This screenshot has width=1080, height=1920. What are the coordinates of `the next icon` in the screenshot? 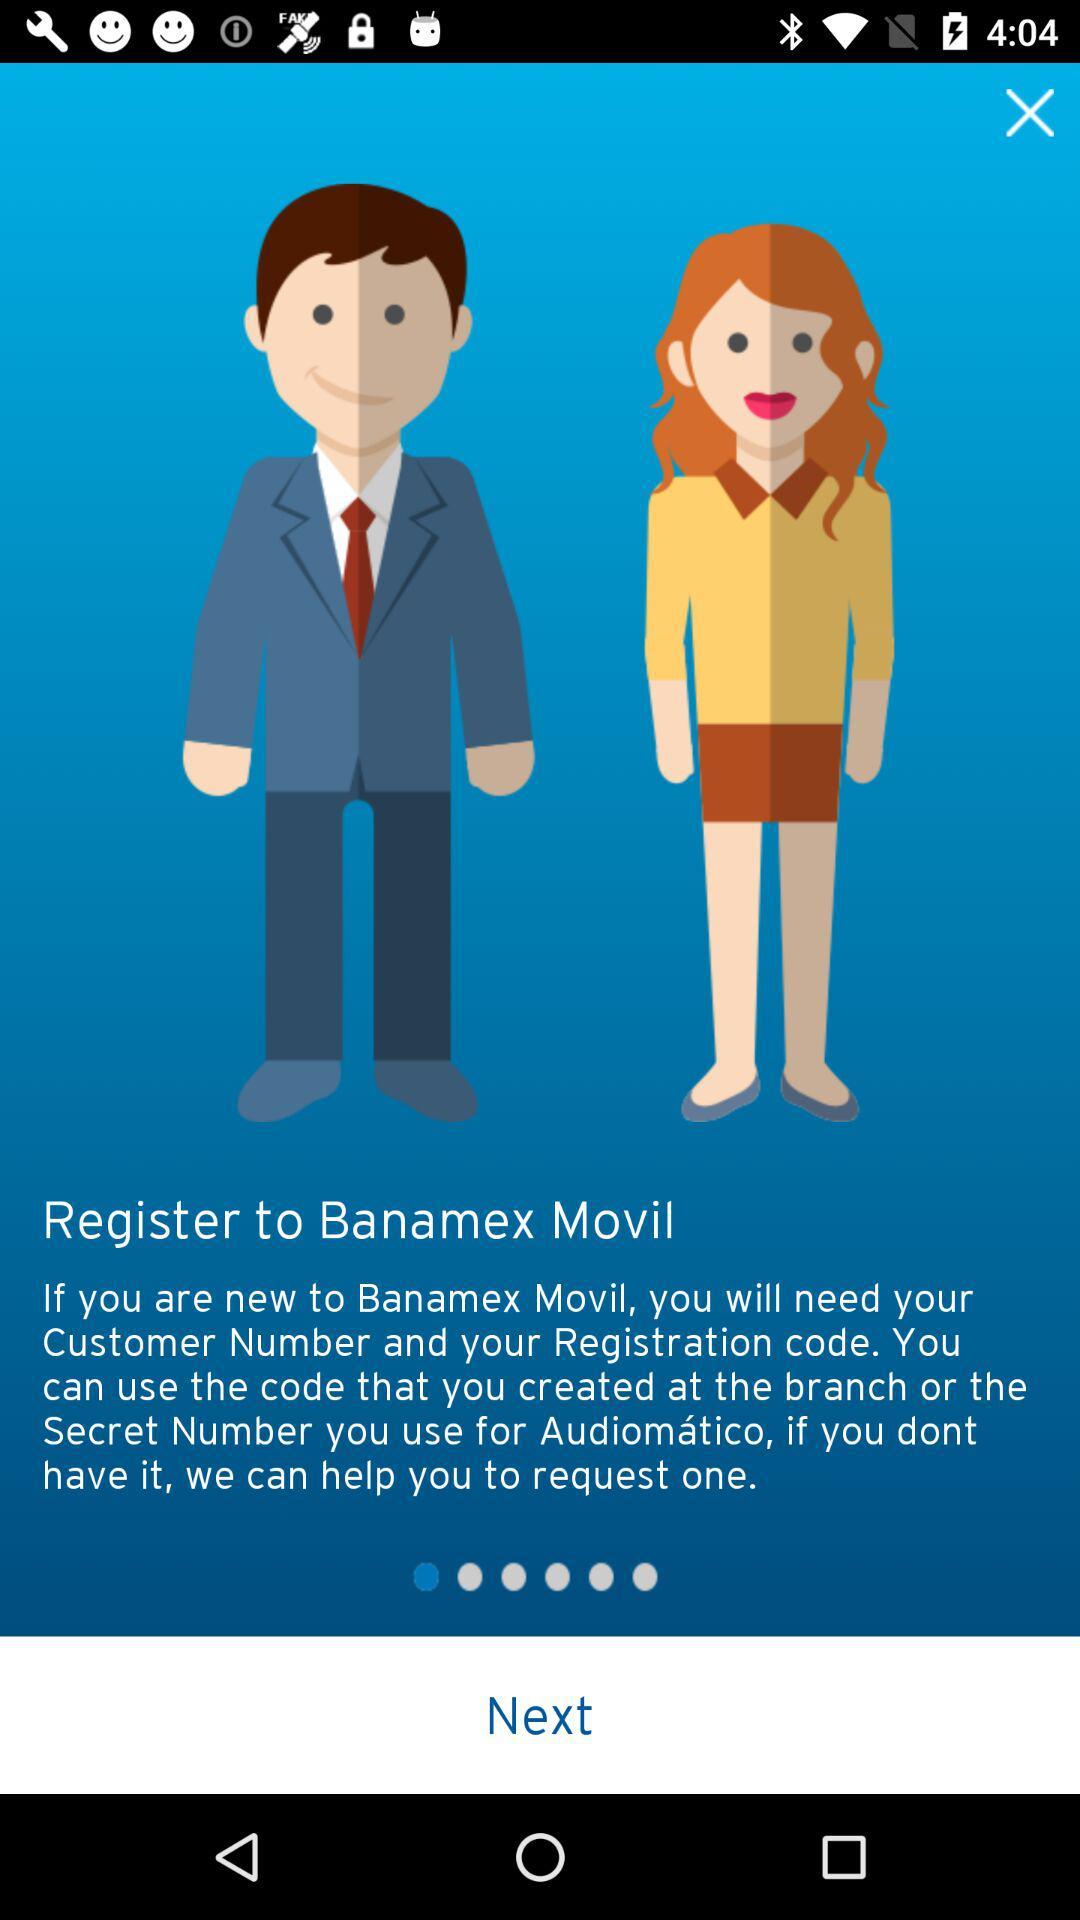 It's located at (540, 1714).